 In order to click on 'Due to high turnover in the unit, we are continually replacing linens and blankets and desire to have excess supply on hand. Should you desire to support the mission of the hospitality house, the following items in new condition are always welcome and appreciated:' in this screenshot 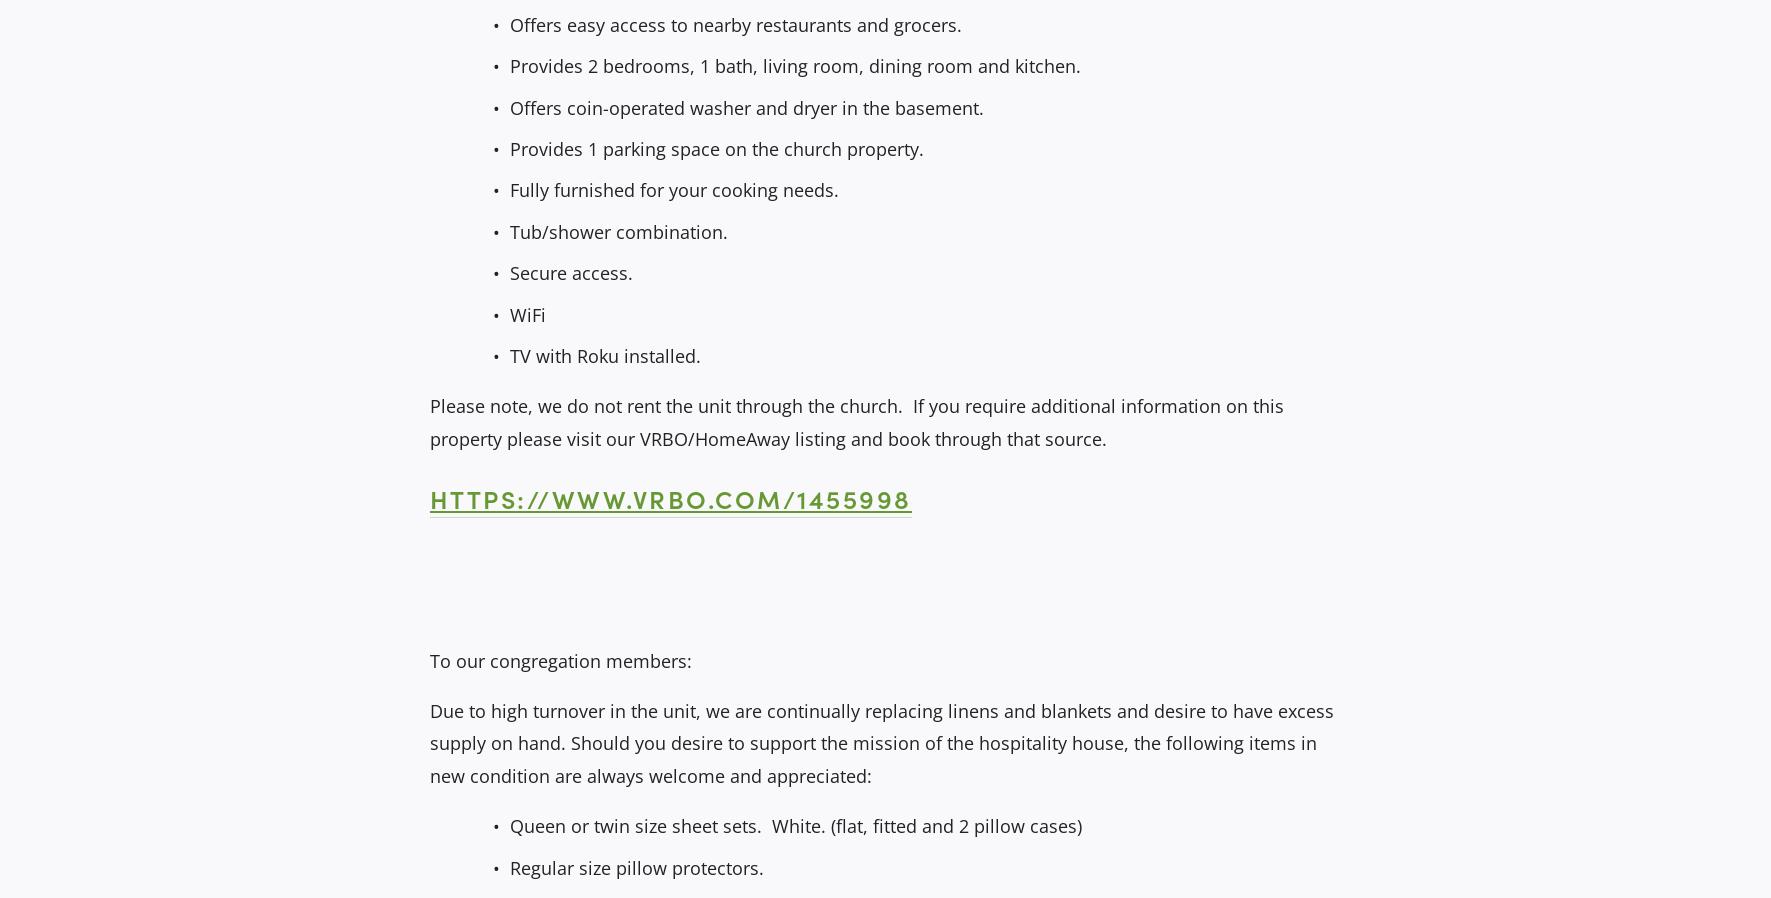, I will do `click(882, 743)`.